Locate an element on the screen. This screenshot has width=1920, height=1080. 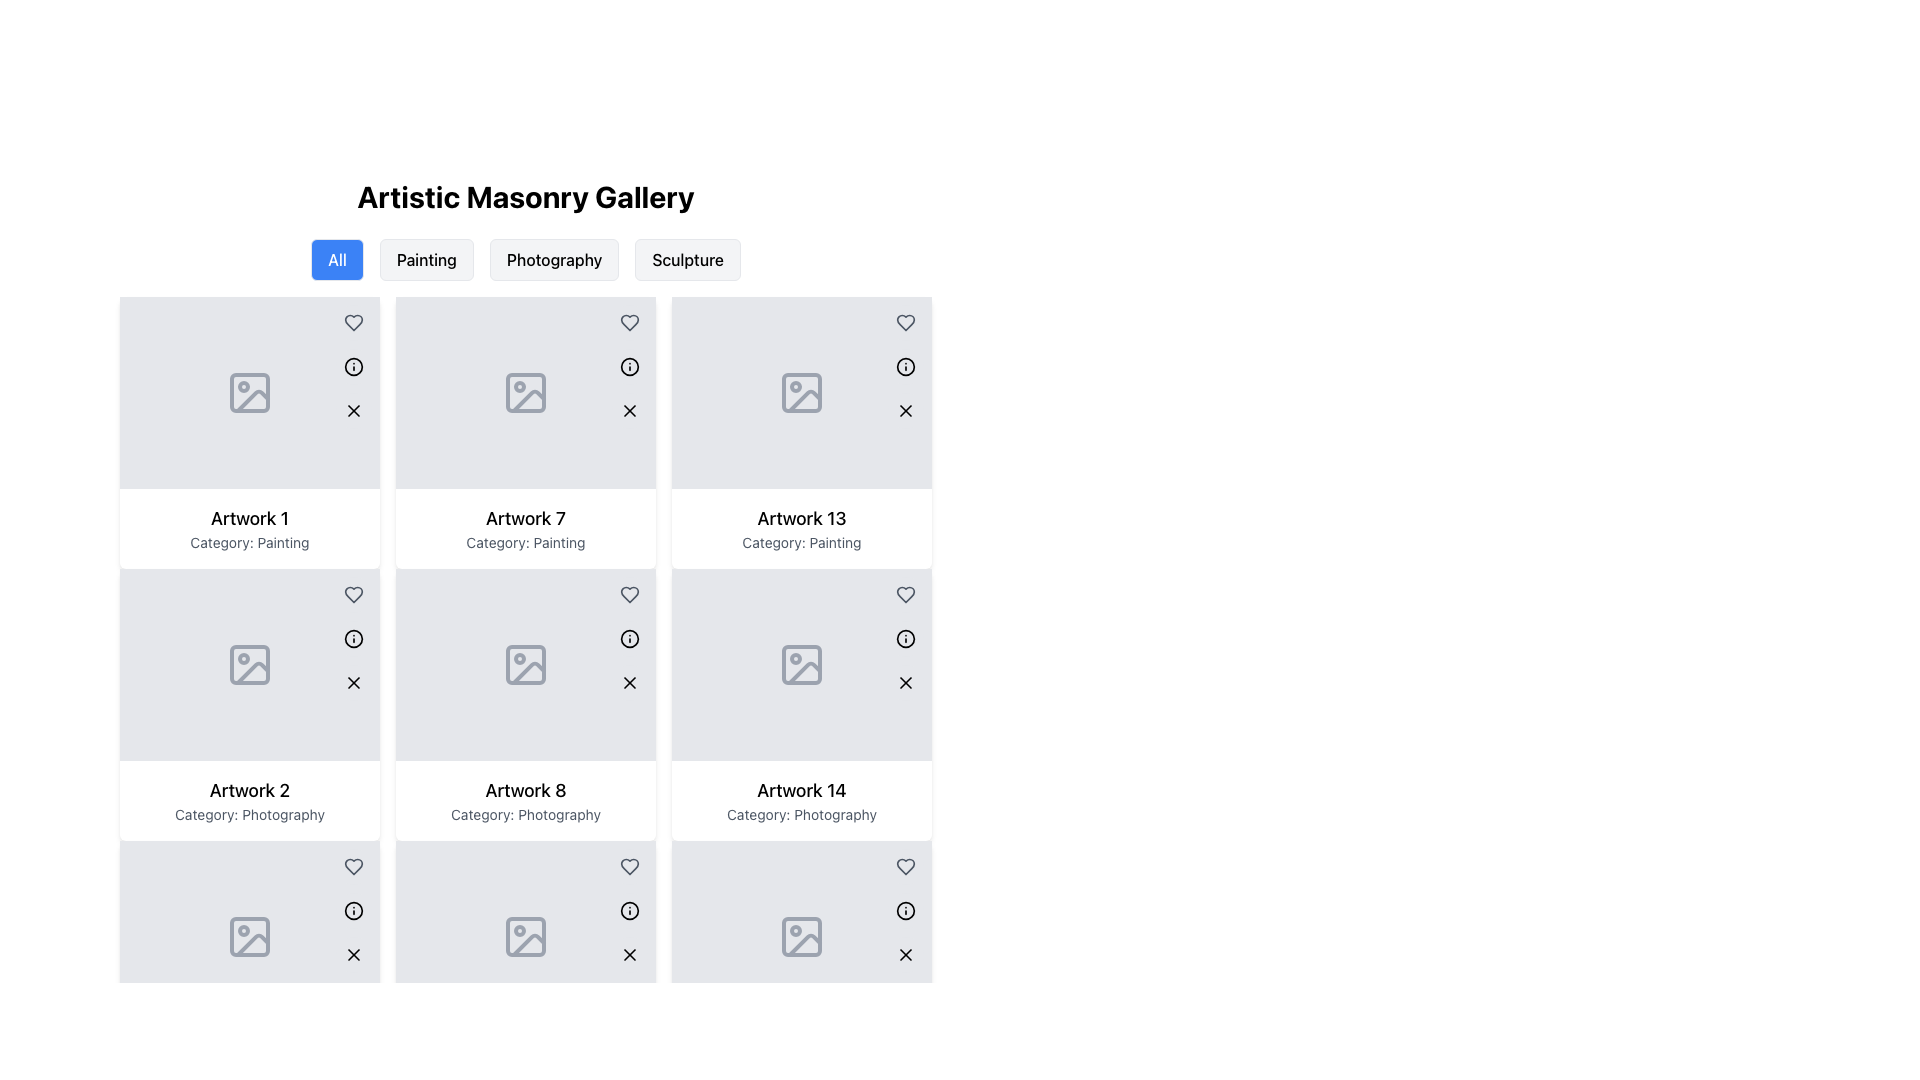
the 'delete' button located in the bottom-right corner of the 'Artwork 13' card is located at coordinates (905, 410).